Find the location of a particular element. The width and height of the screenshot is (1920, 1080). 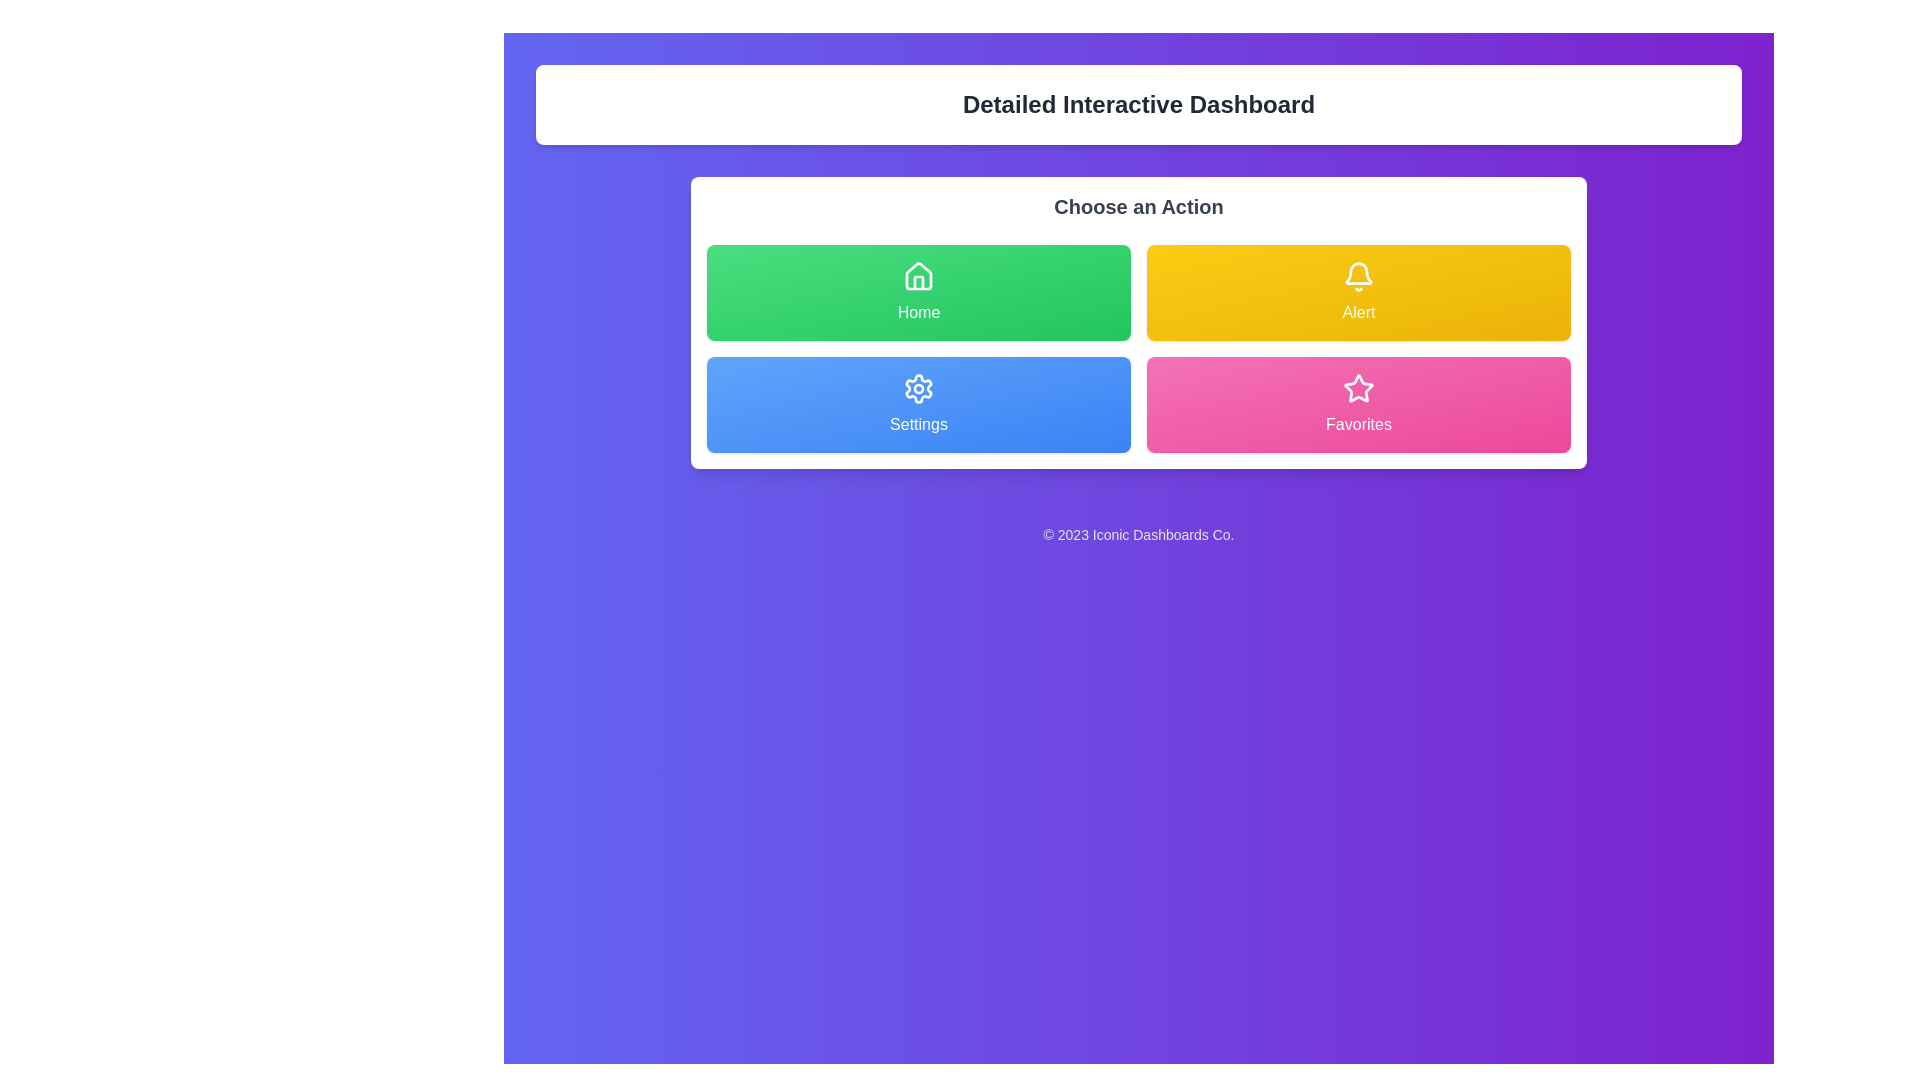

the 'Settings' icon located in the middle of the interface, which serves as a visual representation of the settings functionality is located at coordinates (917, 389).